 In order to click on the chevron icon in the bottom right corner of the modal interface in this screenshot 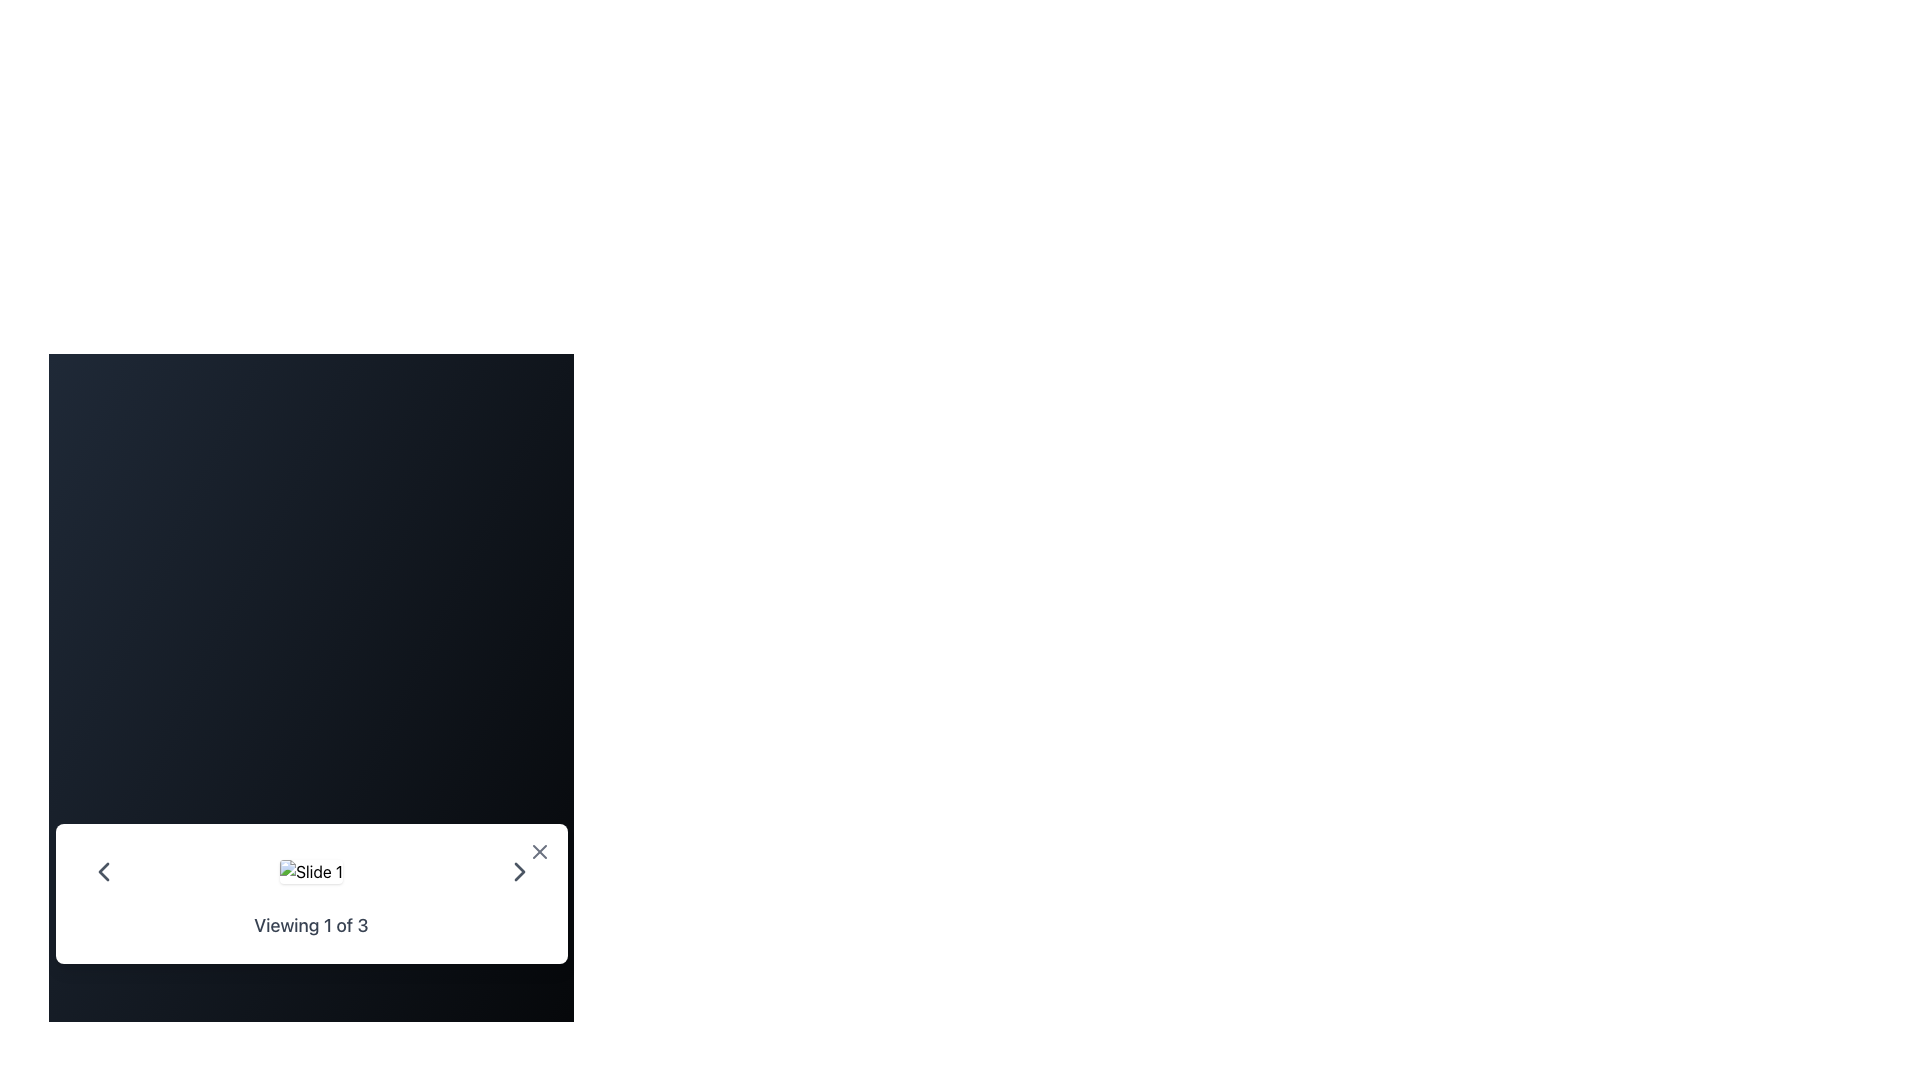, I will do `click(519, 870)`.